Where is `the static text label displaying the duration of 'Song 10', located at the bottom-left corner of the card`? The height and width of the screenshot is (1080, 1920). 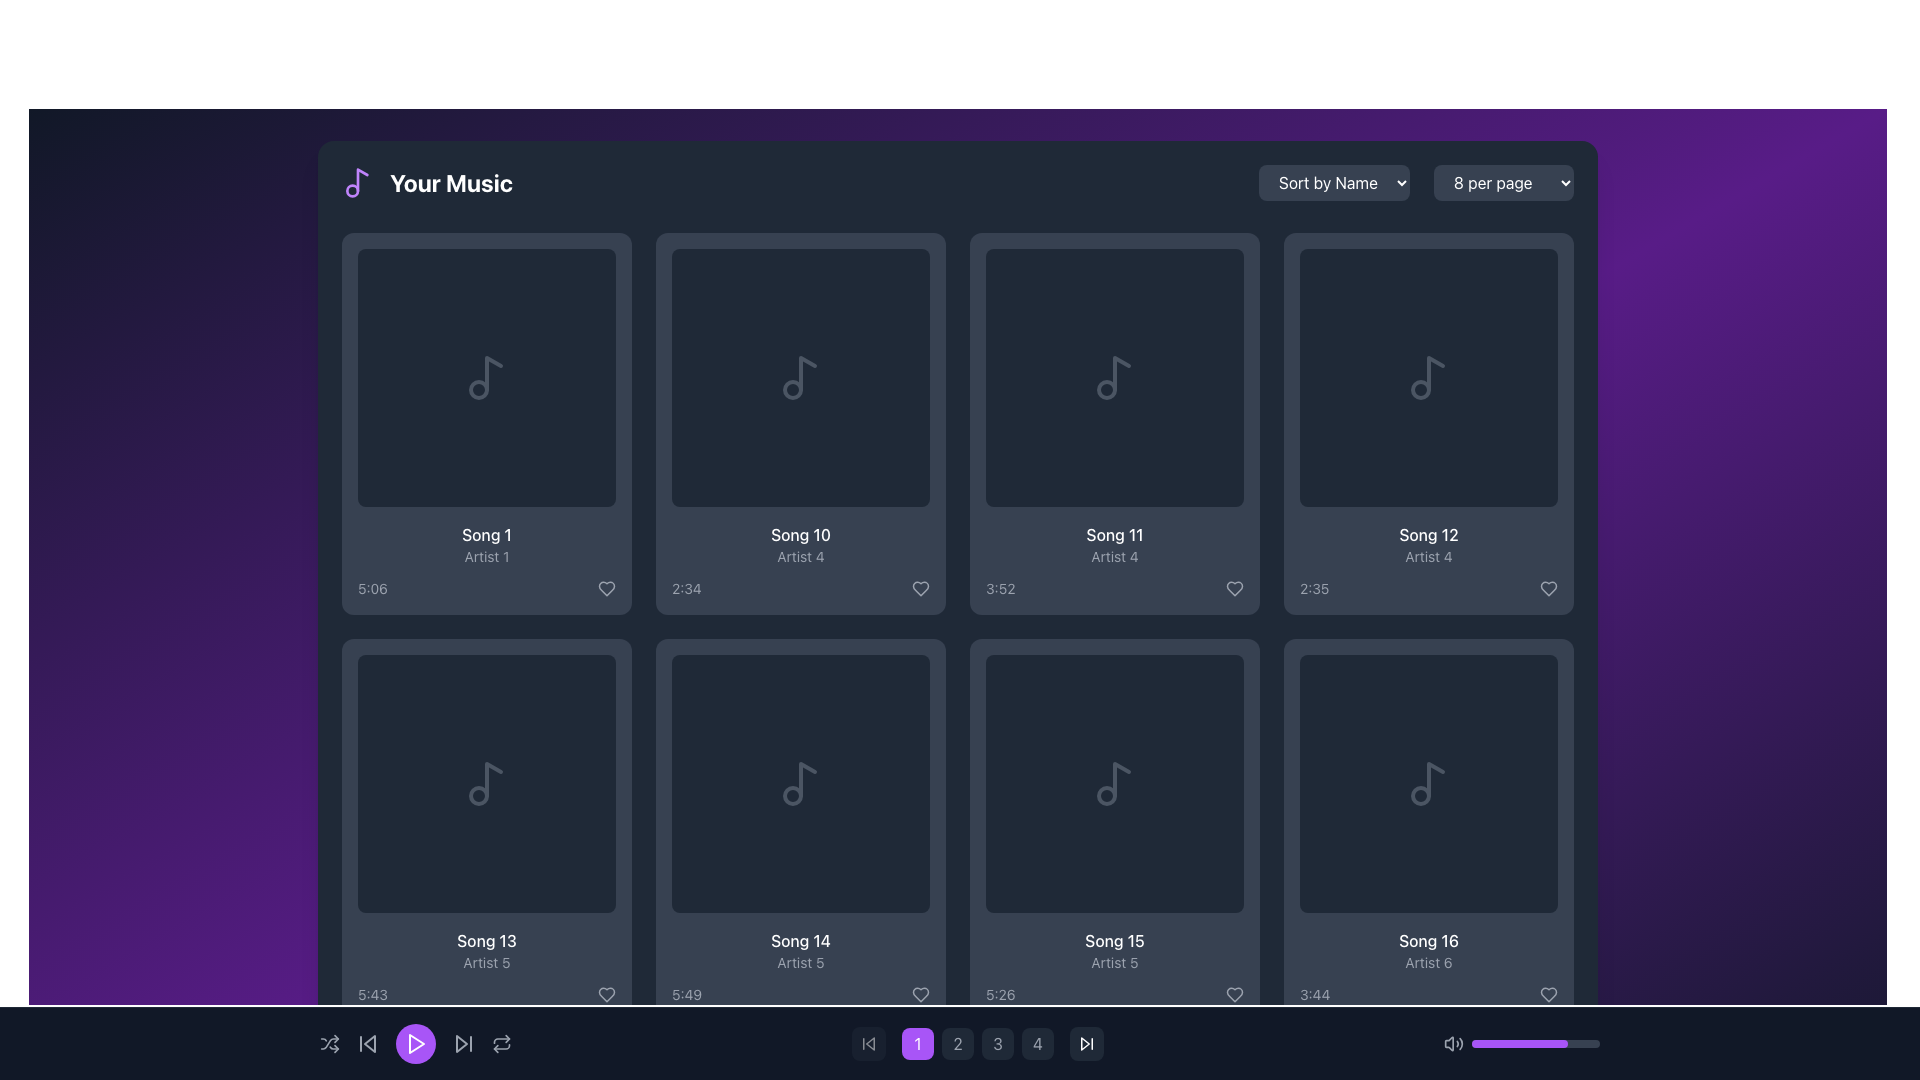 the static text label displaying the duration of 'Song 10', located at the bottom-left corner of the card is located at coordinates (686, 588).